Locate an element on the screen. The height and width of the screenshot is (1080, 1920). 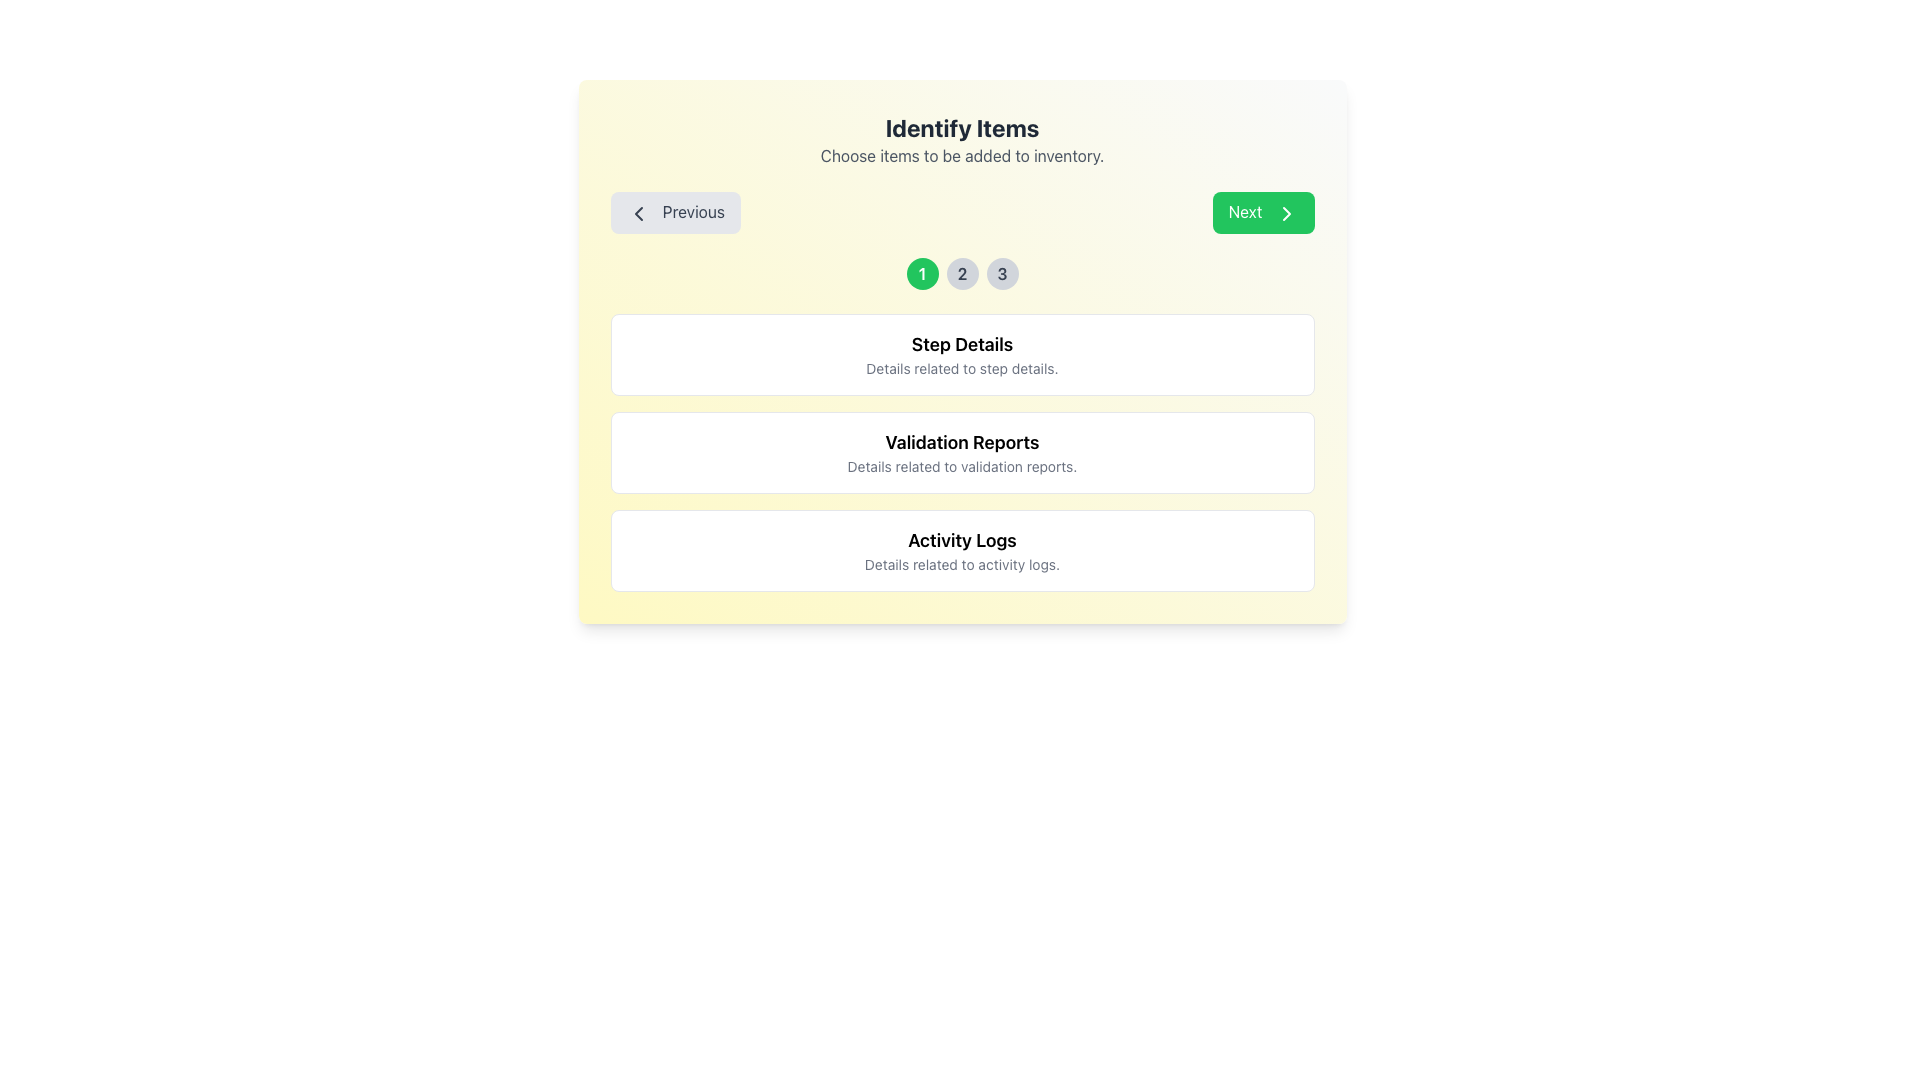
the second circular button in a sequence of three buttons to trigger any associated hover states is located at coordinates (962, 273).